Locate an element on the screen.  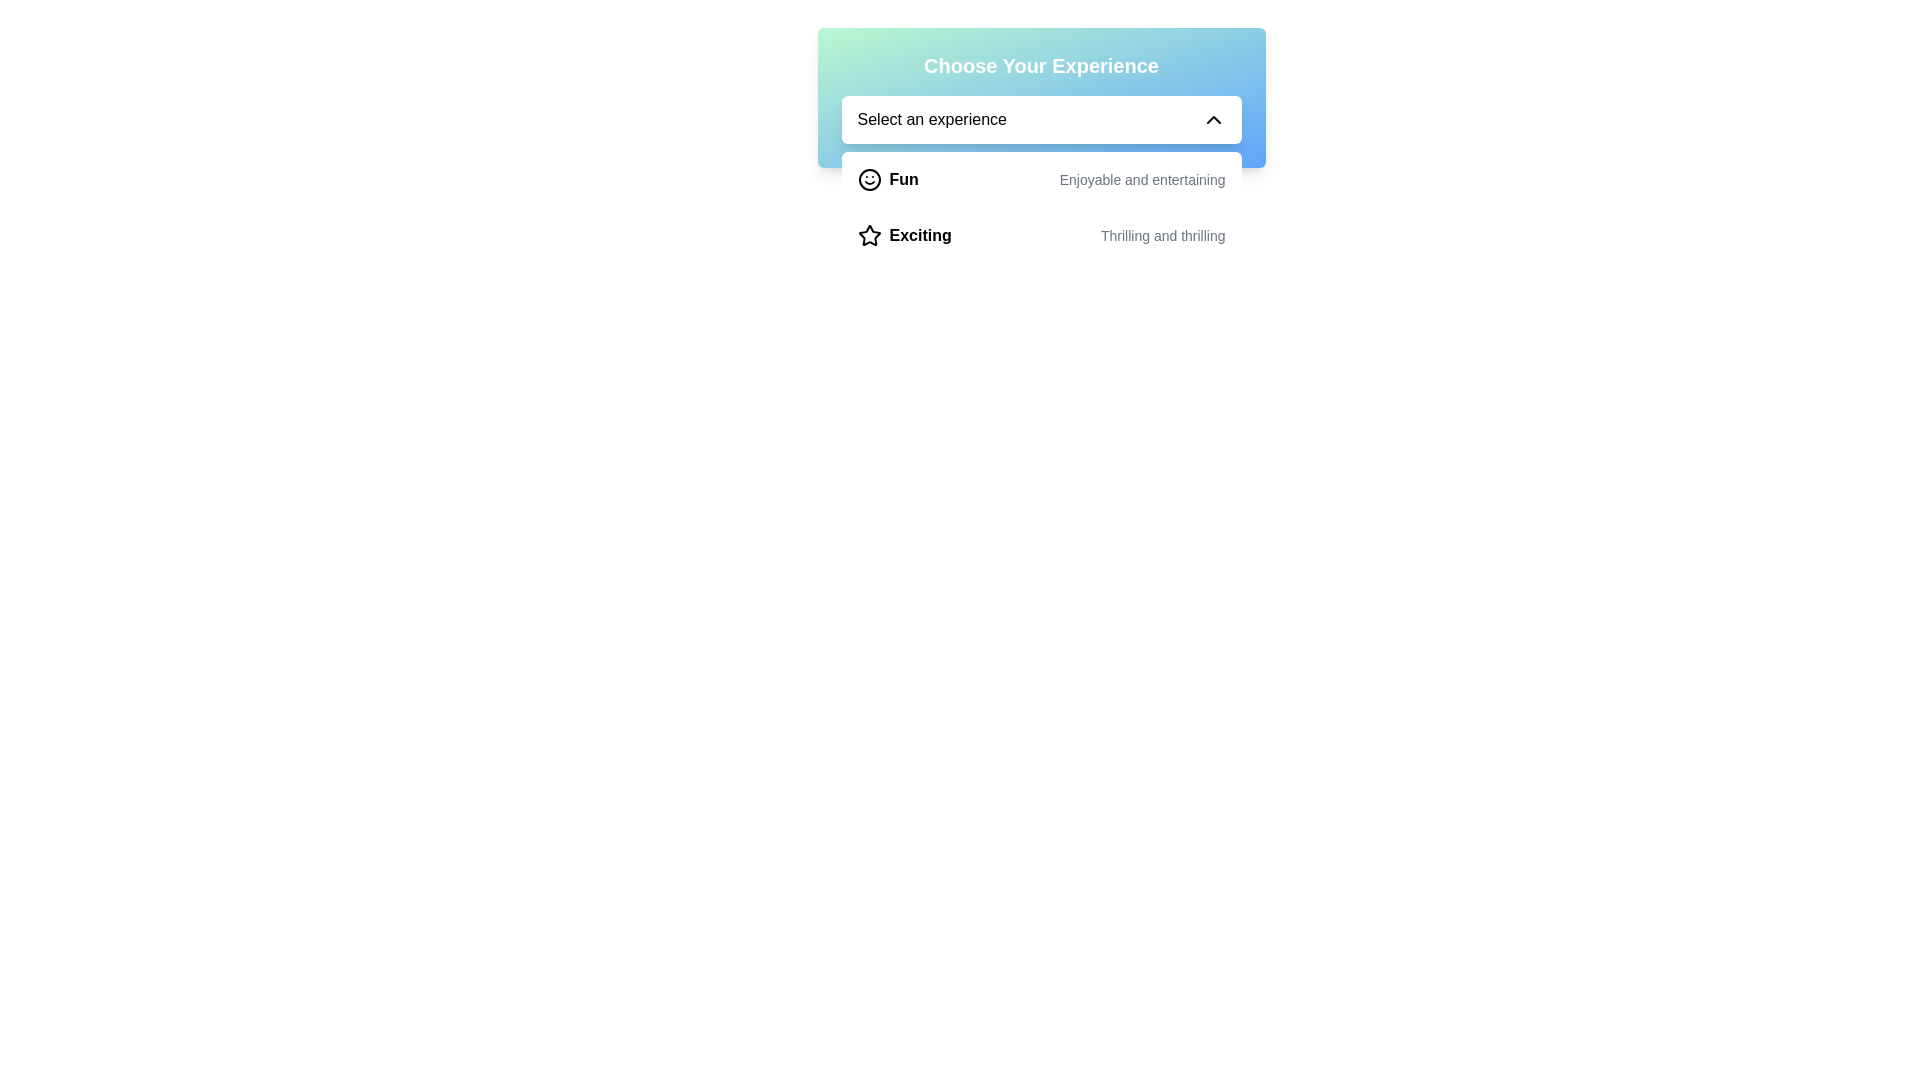
the SVG circle graphic that serves as the boundary of the smiley face icon next to the 'Fun' option in the dropdown under the 'Choose Your Experience' header is located at coordinates (869, 180).